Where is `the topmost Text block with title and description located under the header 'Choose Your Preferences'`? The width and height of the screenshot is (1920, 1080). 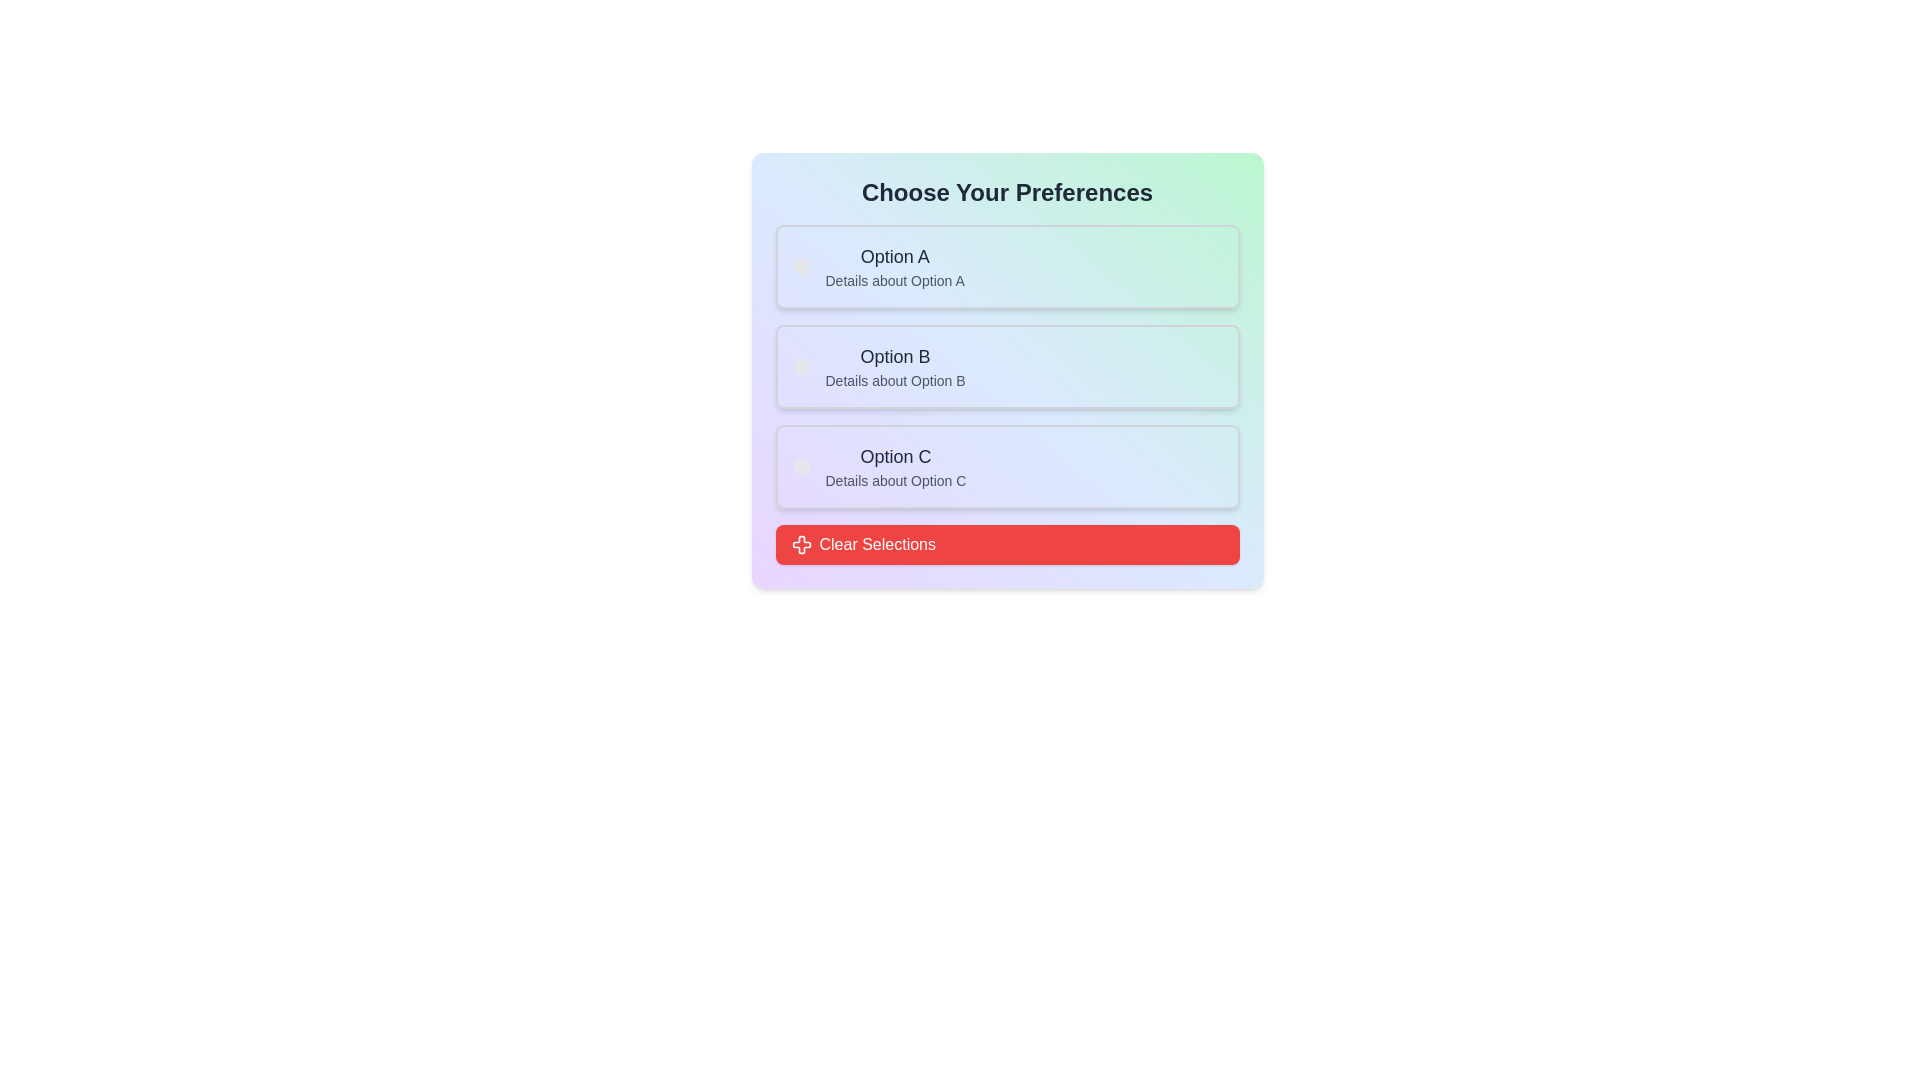 the topmost Text block with title and description located under the header 'Choose Your Preferences' is located at coordinates (894, 265).